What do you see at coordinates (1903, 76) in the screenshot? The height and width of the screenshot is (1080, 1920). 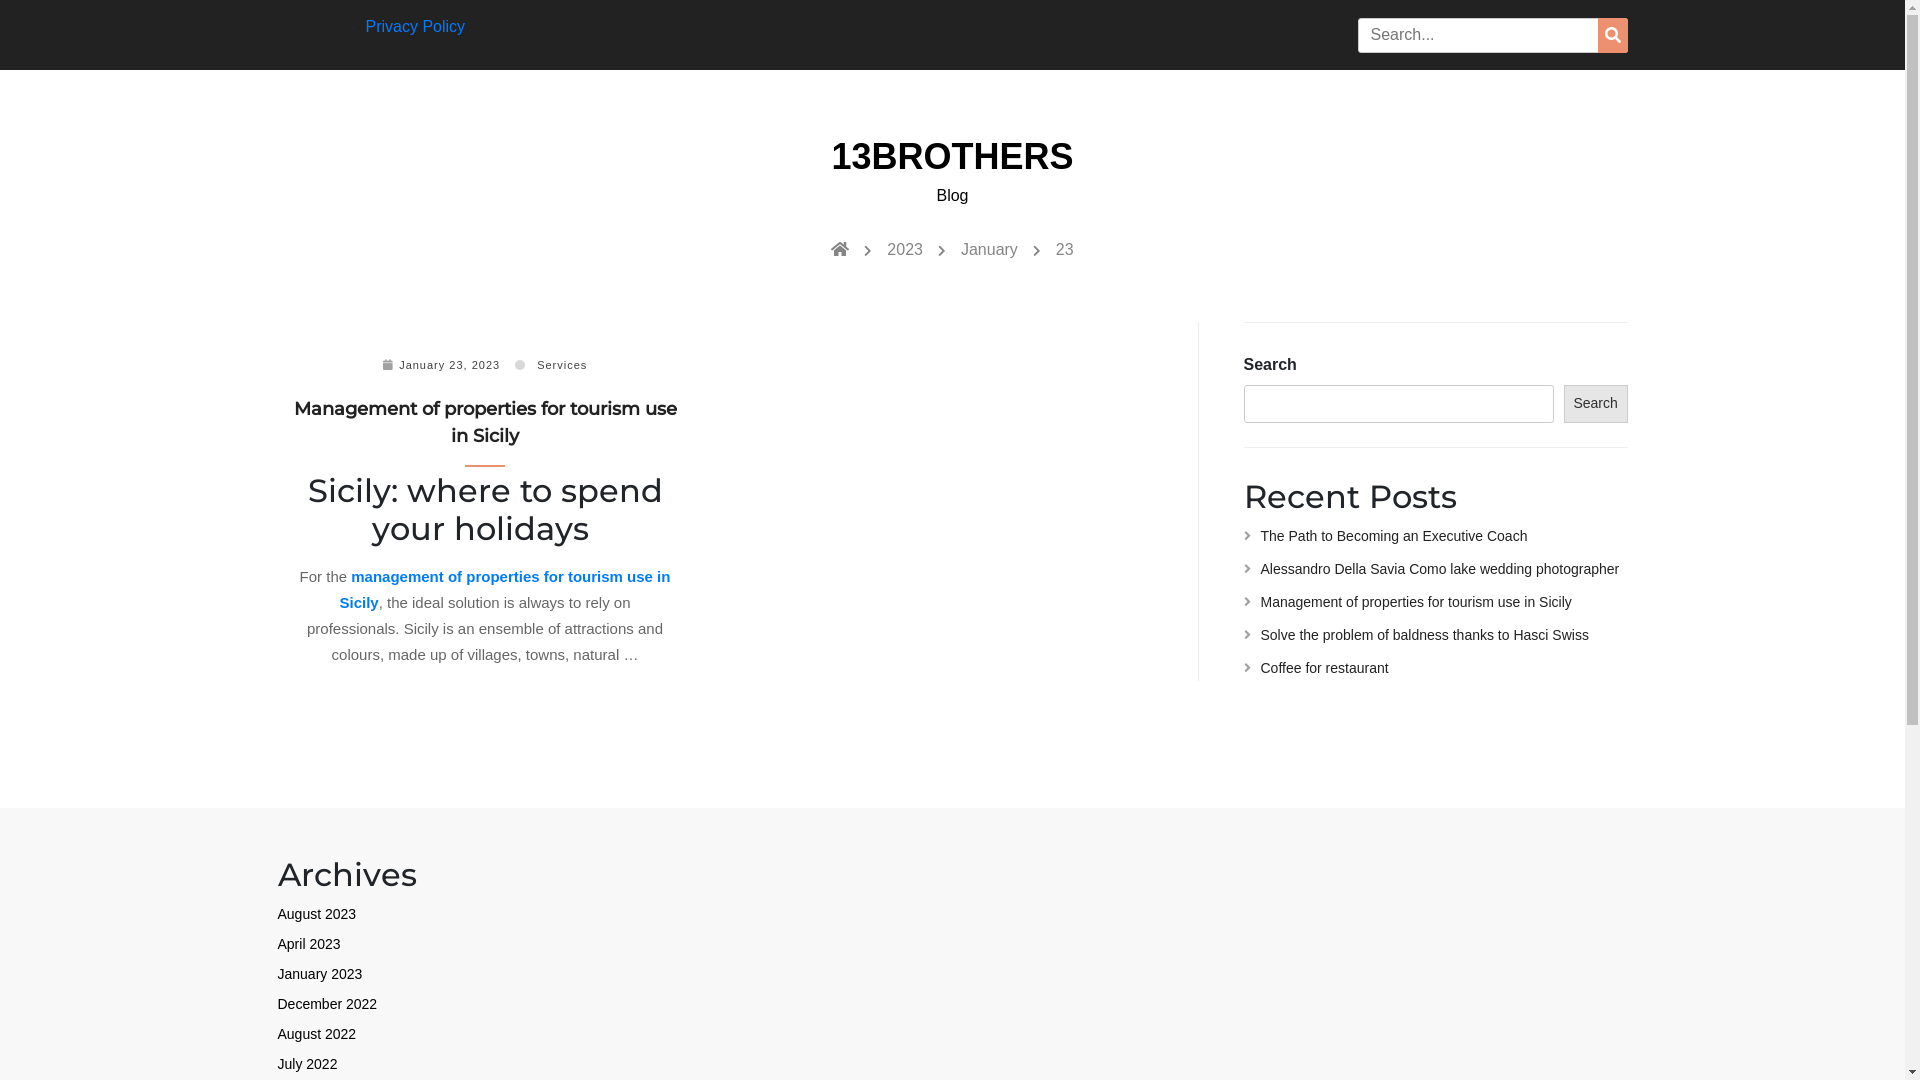 I see `'Circular focus'` at bounding box center [1903, 76].